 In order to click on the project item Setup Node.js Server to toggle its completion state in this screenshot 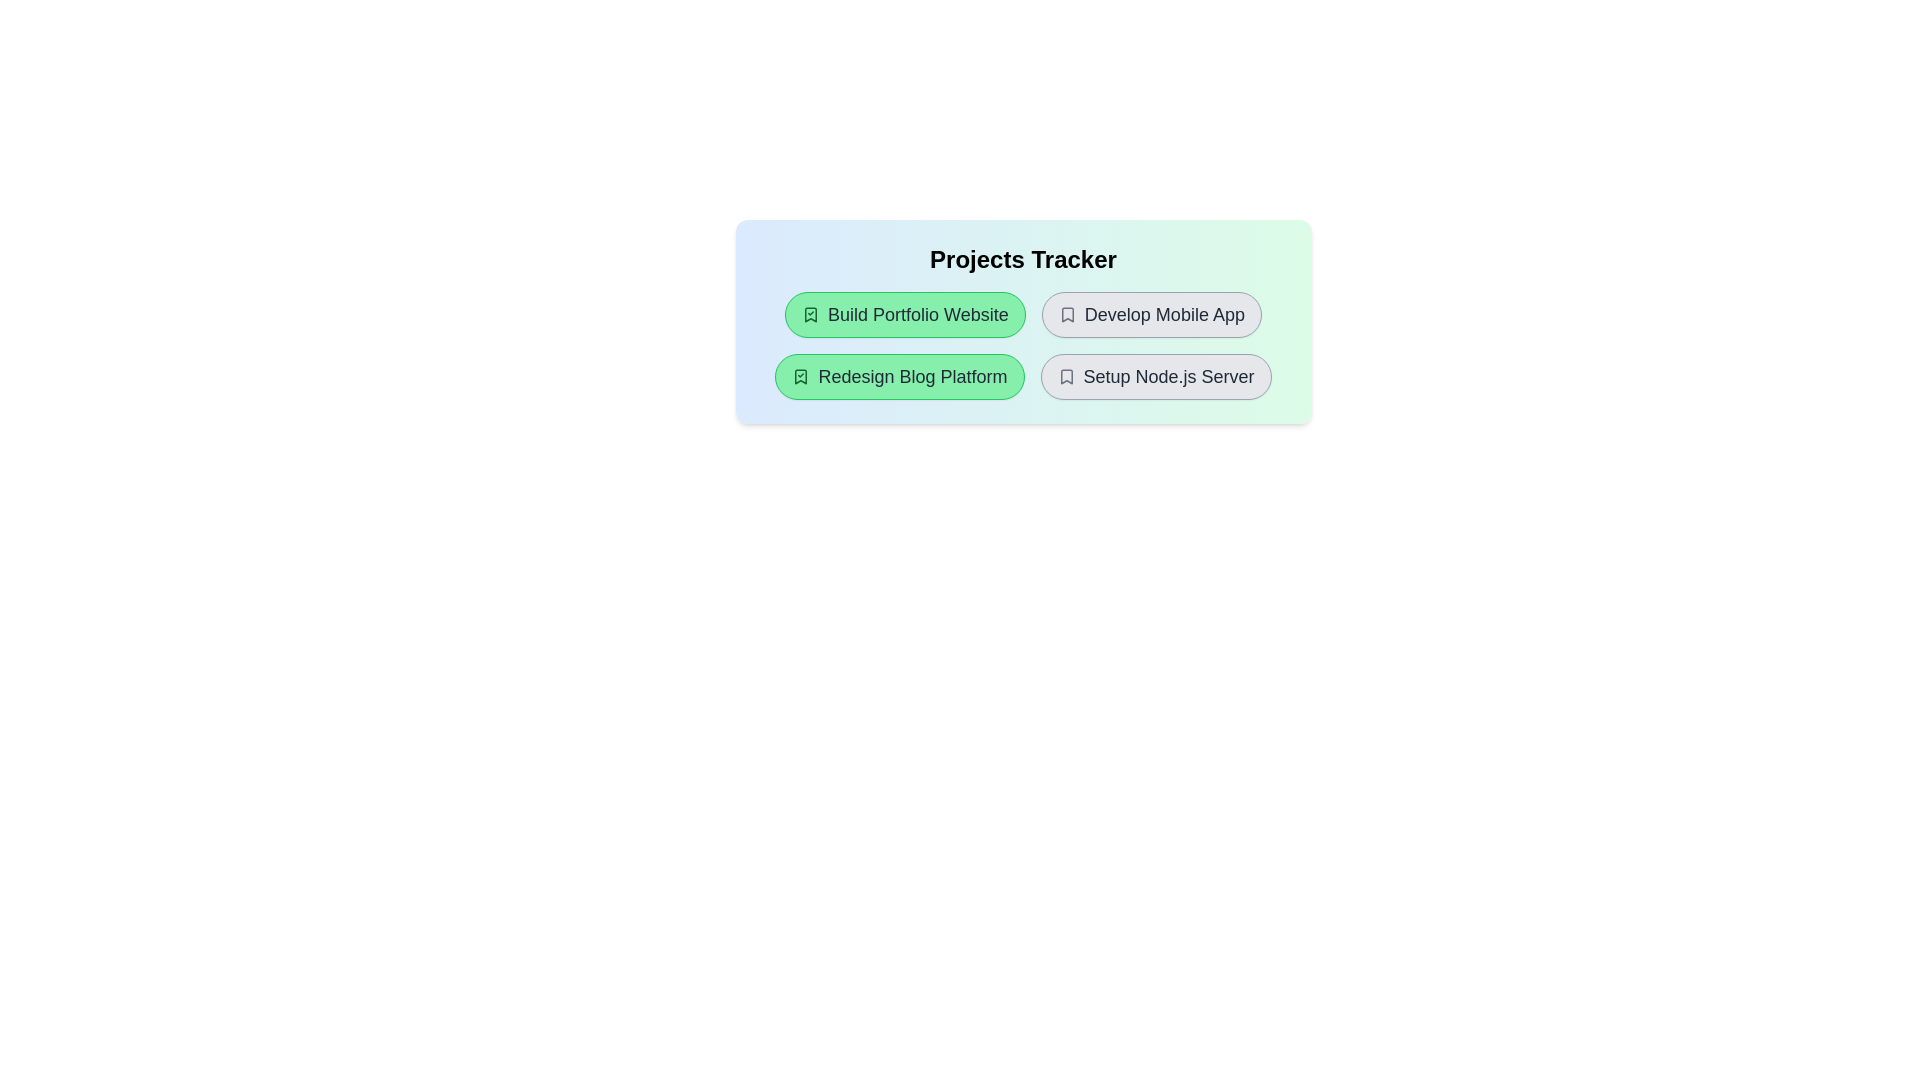, I will do `click(1156, 377)`.